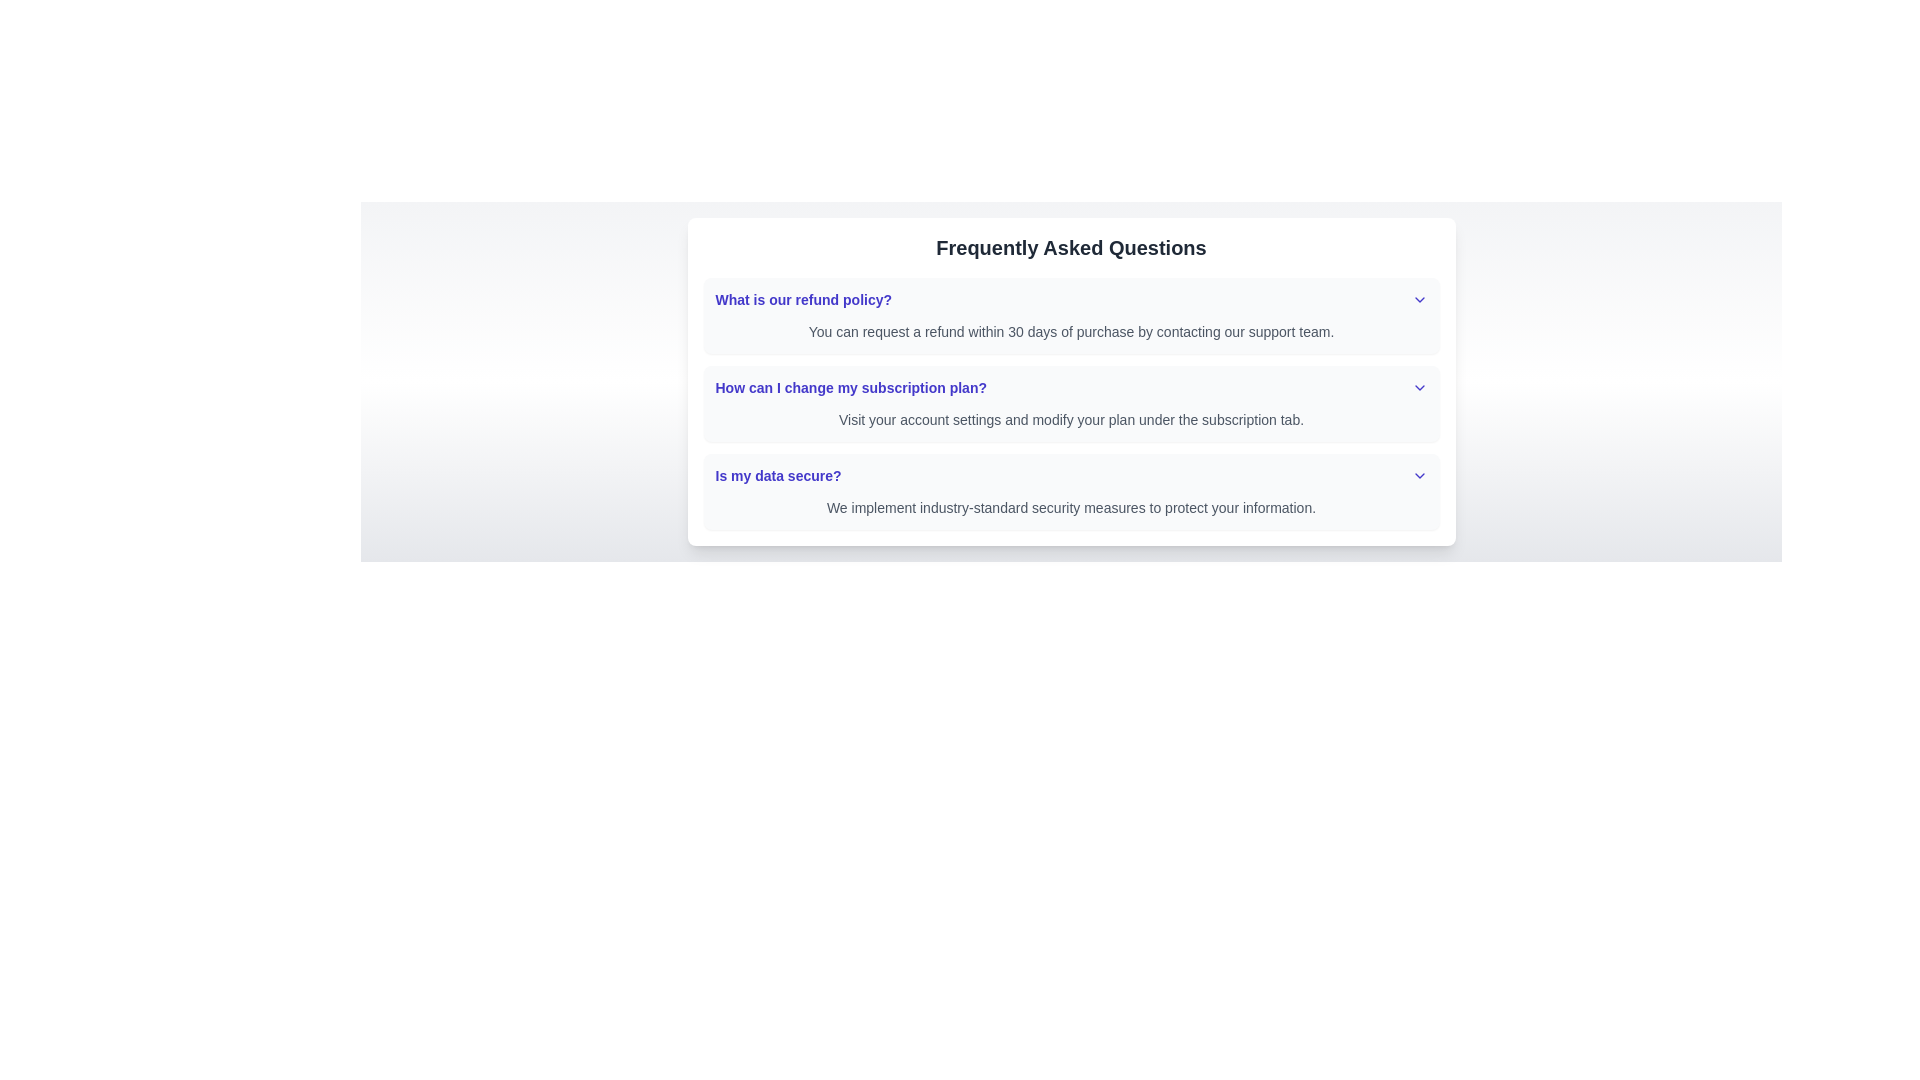 This screenshot has width=1920, height=1080. I want to click on the second Expandable FAQ item located between 'What is our refund policy?' and 'Is my data secure?', so click(1070, 404).